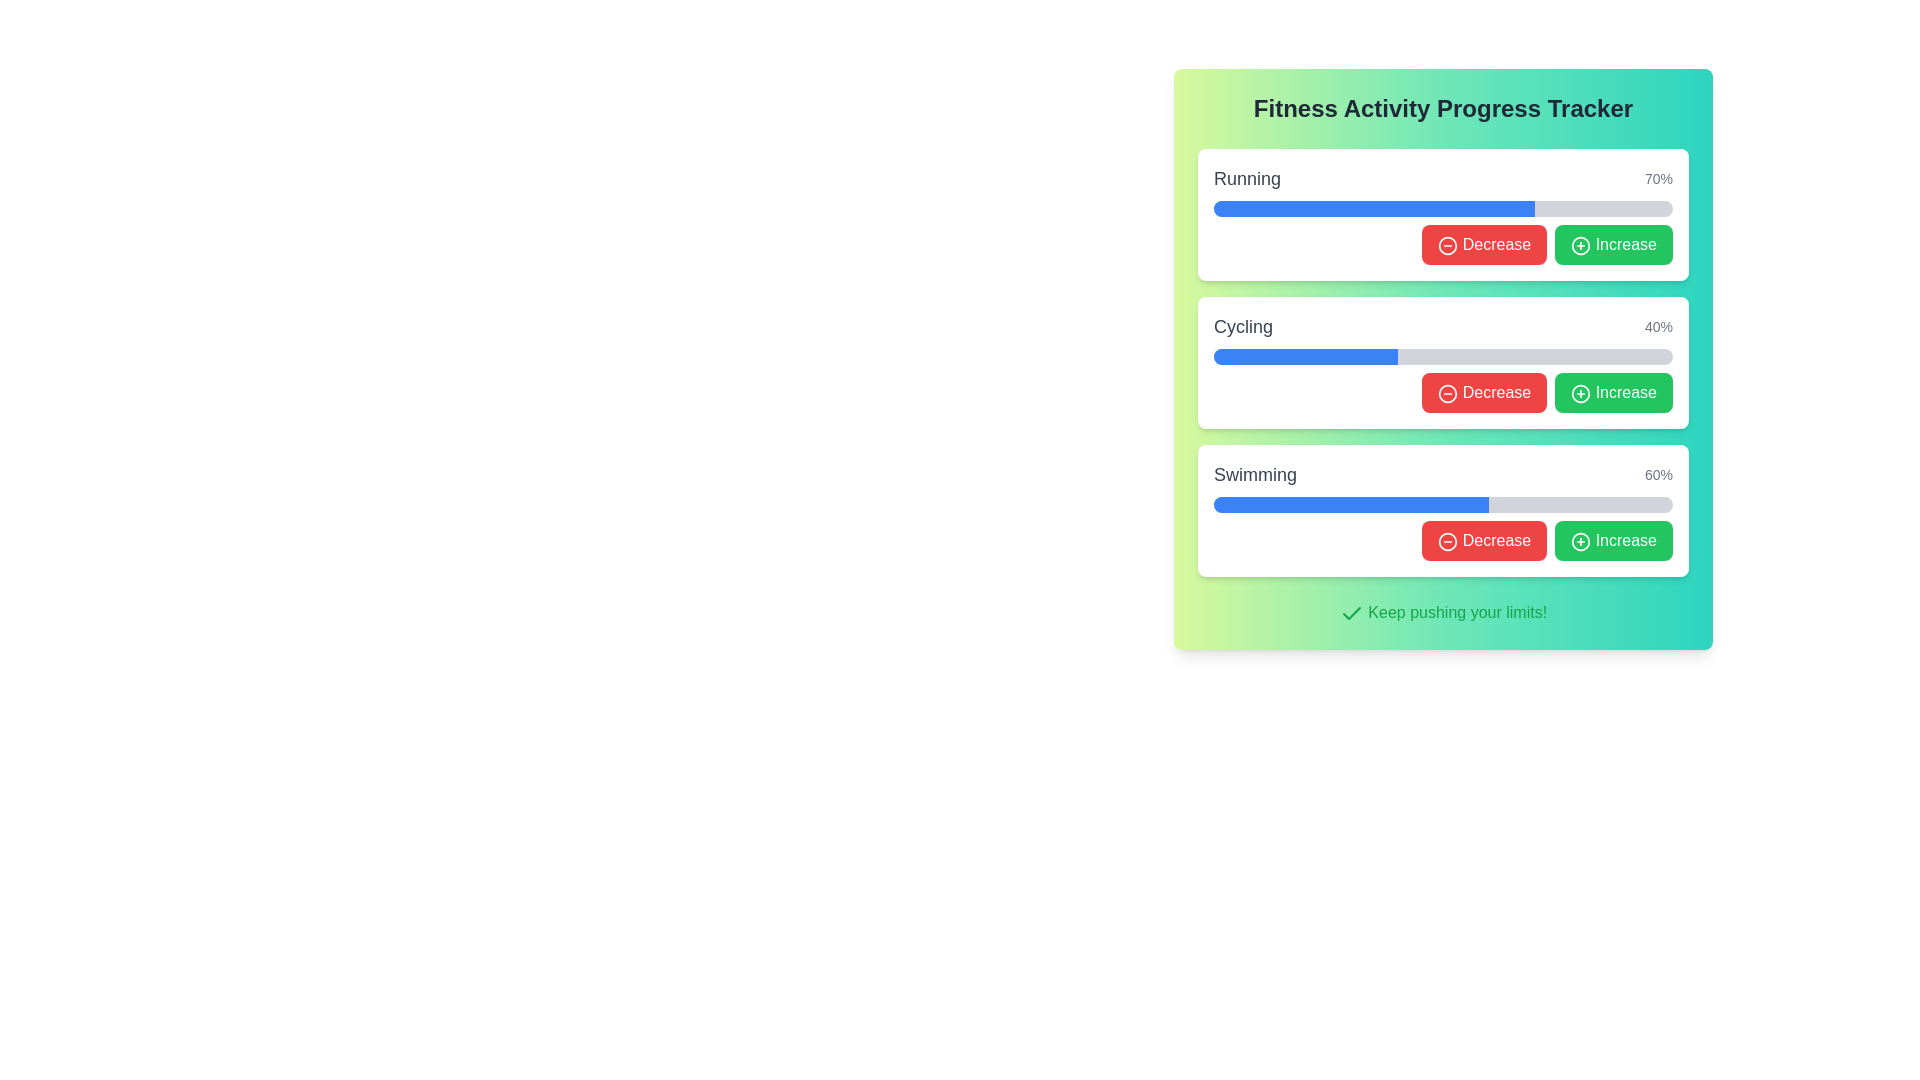 This screenshot has height=1080, width=1920. I want to click on the status indicated by the unique affirmative status icon located in the green motivational area, left of the text 'Keep pushing your limits!', so click(1351, 612).